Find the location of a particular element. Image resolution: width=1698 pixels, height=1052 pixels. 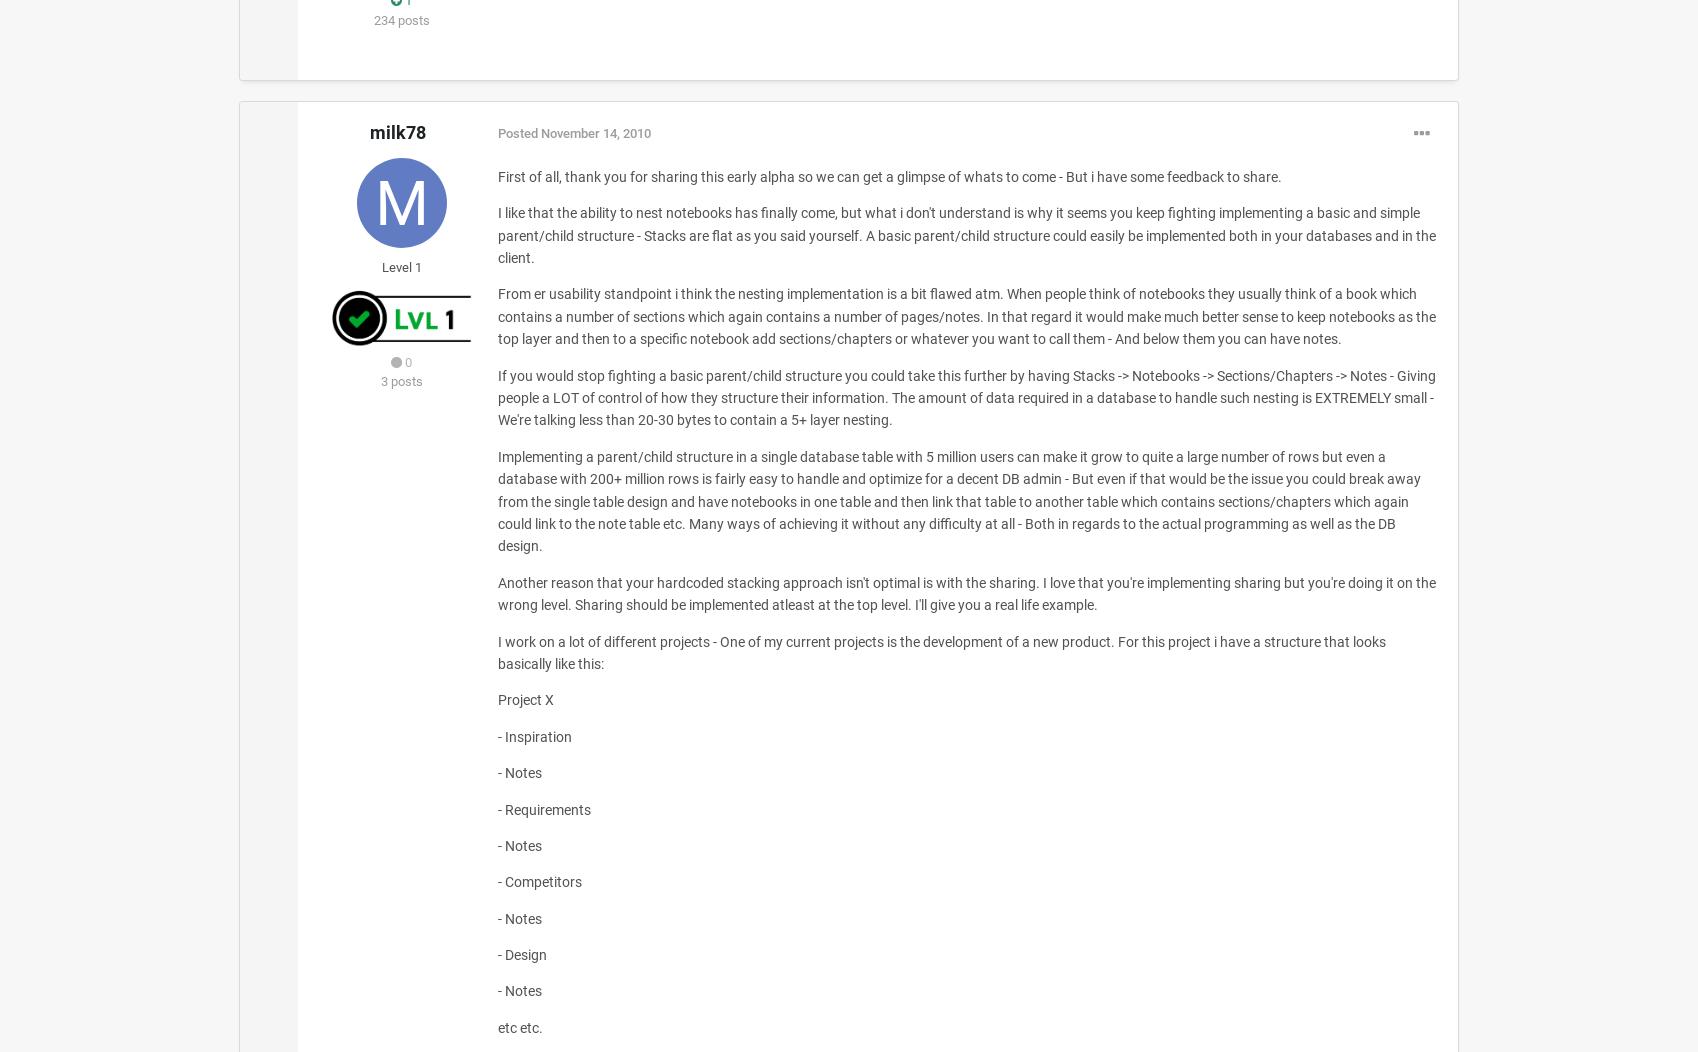

'Implementing a parent/child structure in a single database table with 5 million users can make it grow to quite a large number of rows but even a database with 200+ million rows is fairly easy to handle and optimize for a decent DB admin - But even if that would be the issue you could break away from the single table design and have notebooks in one table and then link that table to another table which contains sections/chapters which again could link to the note table etc. Many ways of achieving it without any difficulty at all - Both in regards to the actual programming as well as the DB design.' is located at coordinates (496, 499).